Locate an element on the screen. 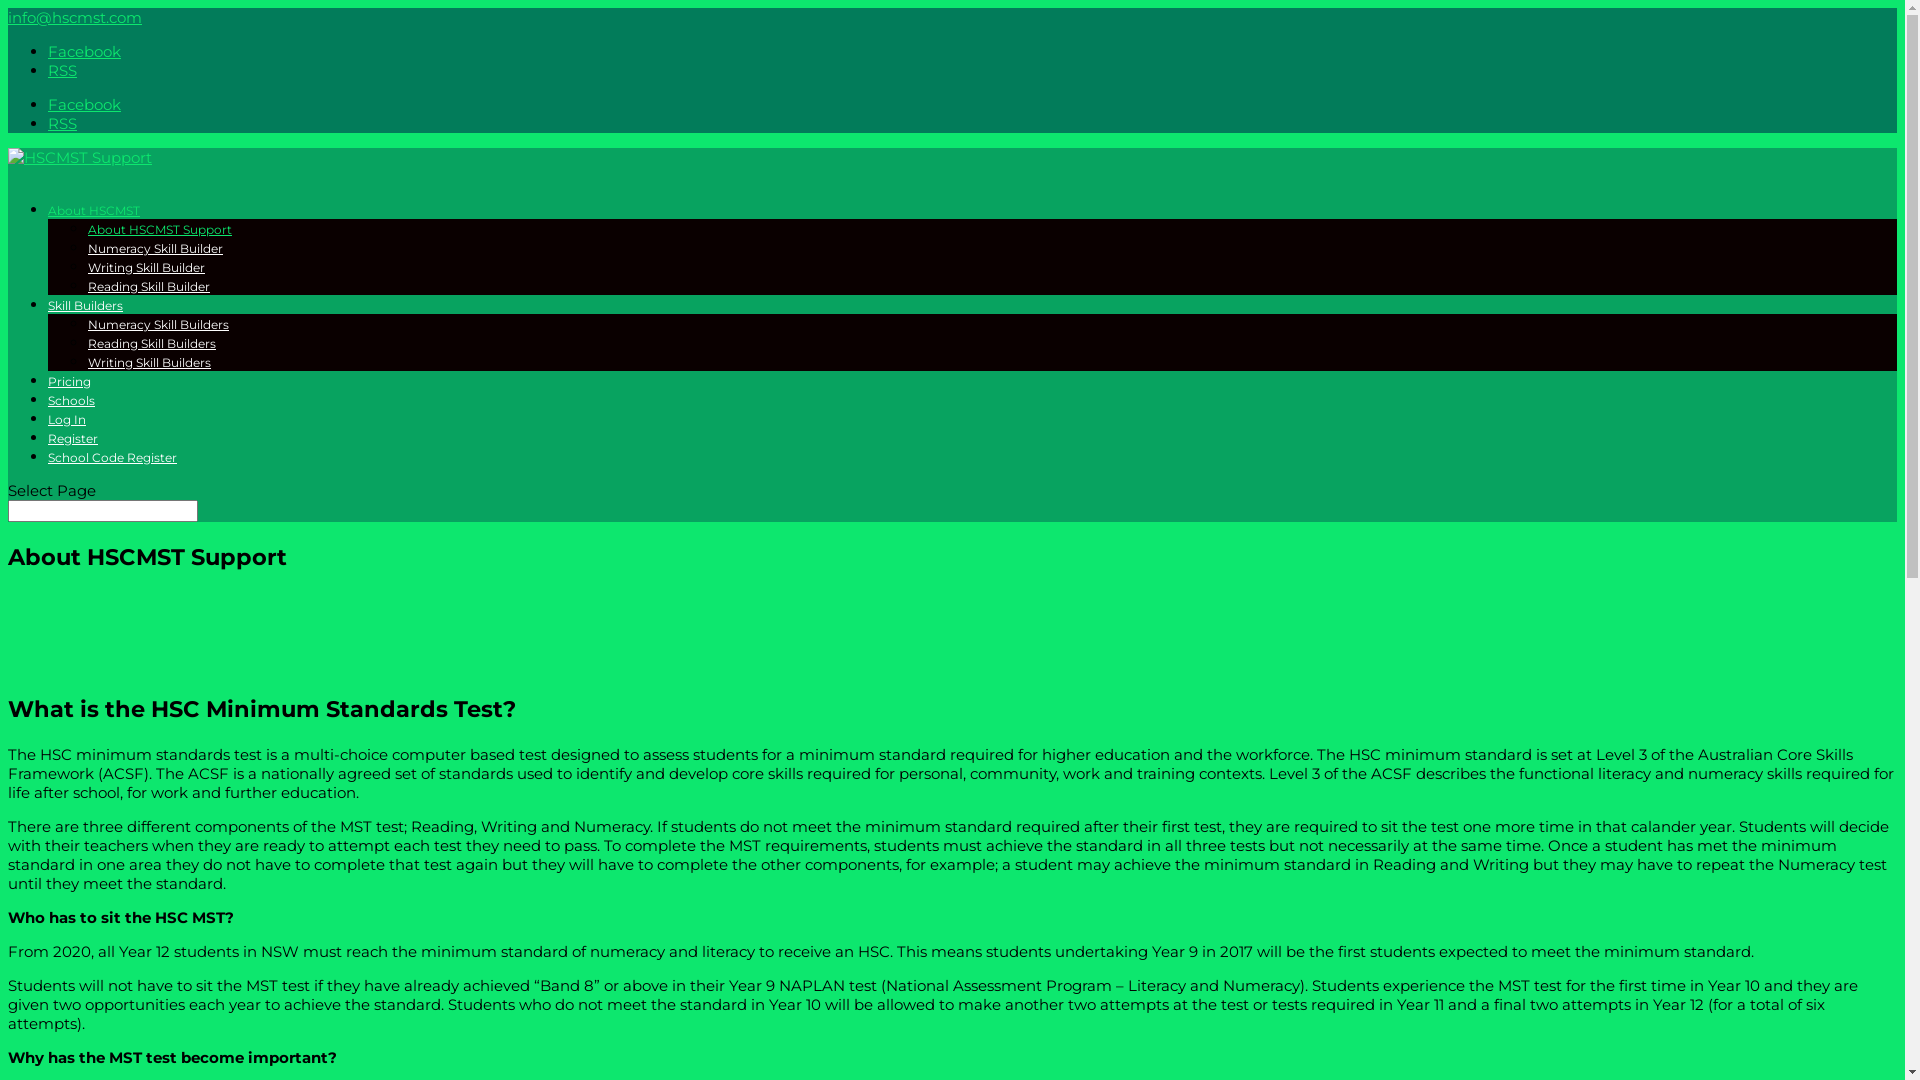 The width and height of the screenshot is (1920, 1080). 'Search for:' is located at coordinates (101, 509).